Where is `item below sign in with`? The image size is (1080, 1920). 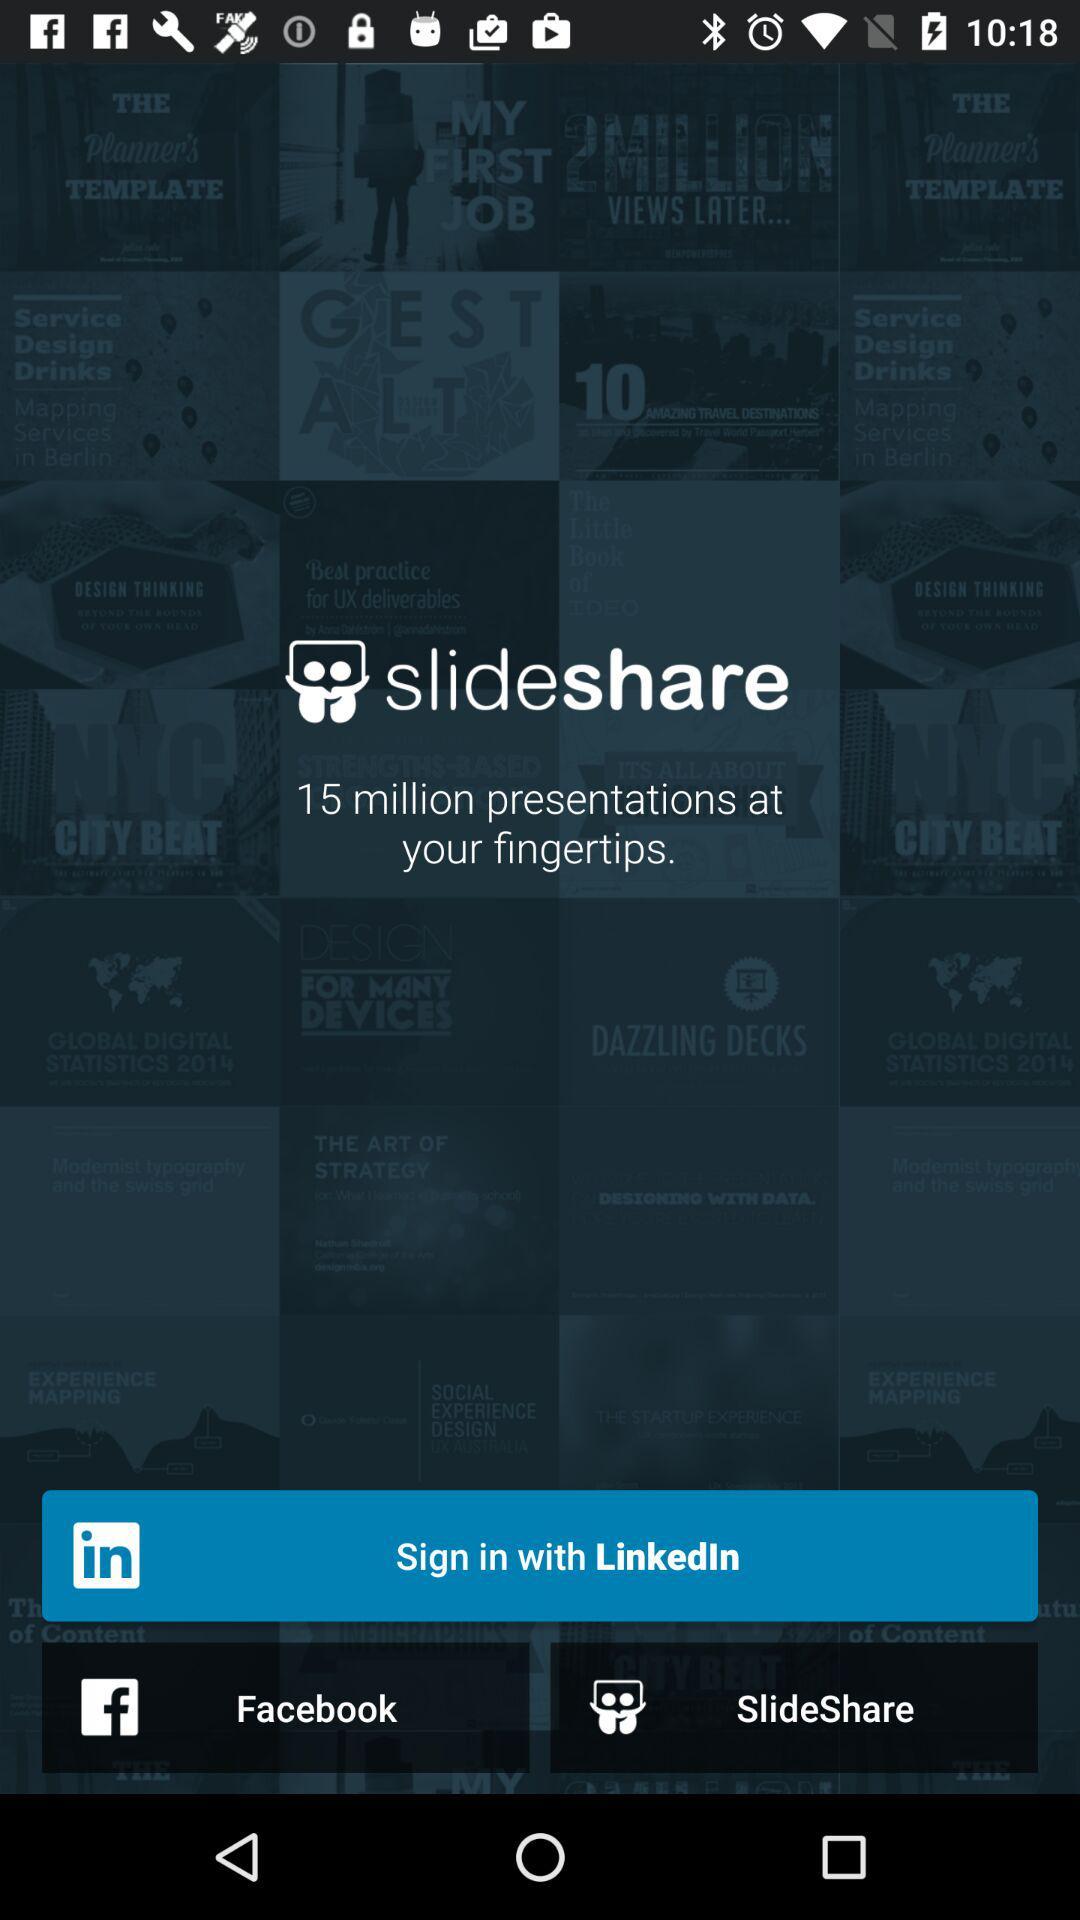 item below sign in with is located at coordinates (793, 1706).